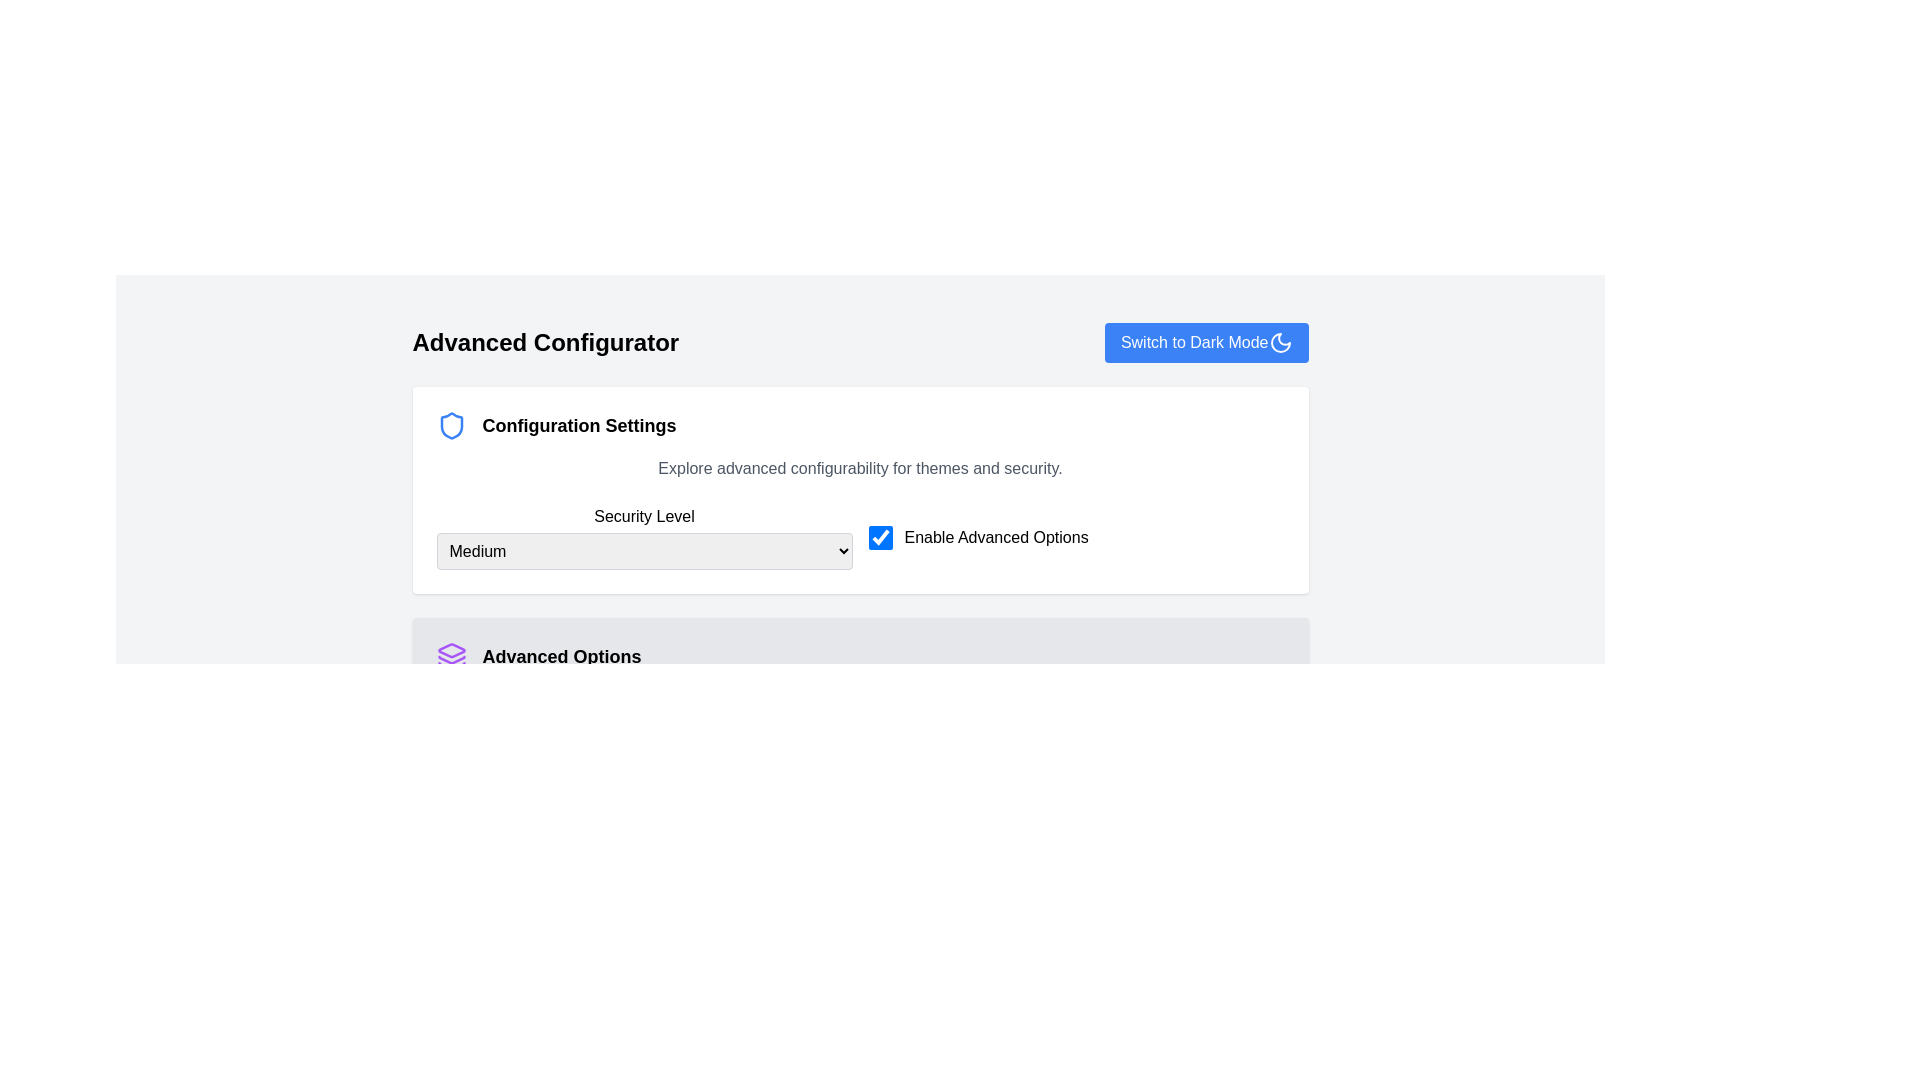 The image size is (1920, 1080). I want to click on the checkbox, so click(880, 536).